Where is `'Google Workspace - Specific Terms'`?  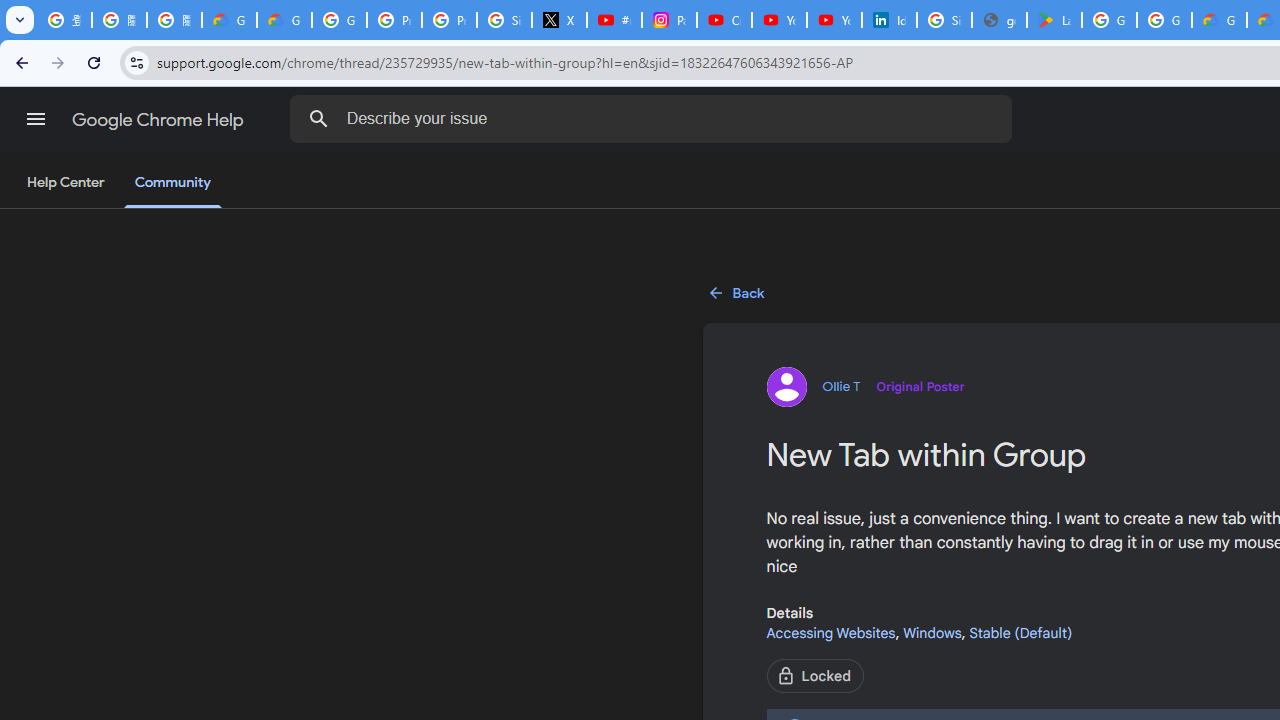 'Google Workspace - Specific Terms' is located at coordinates (1164, 20).